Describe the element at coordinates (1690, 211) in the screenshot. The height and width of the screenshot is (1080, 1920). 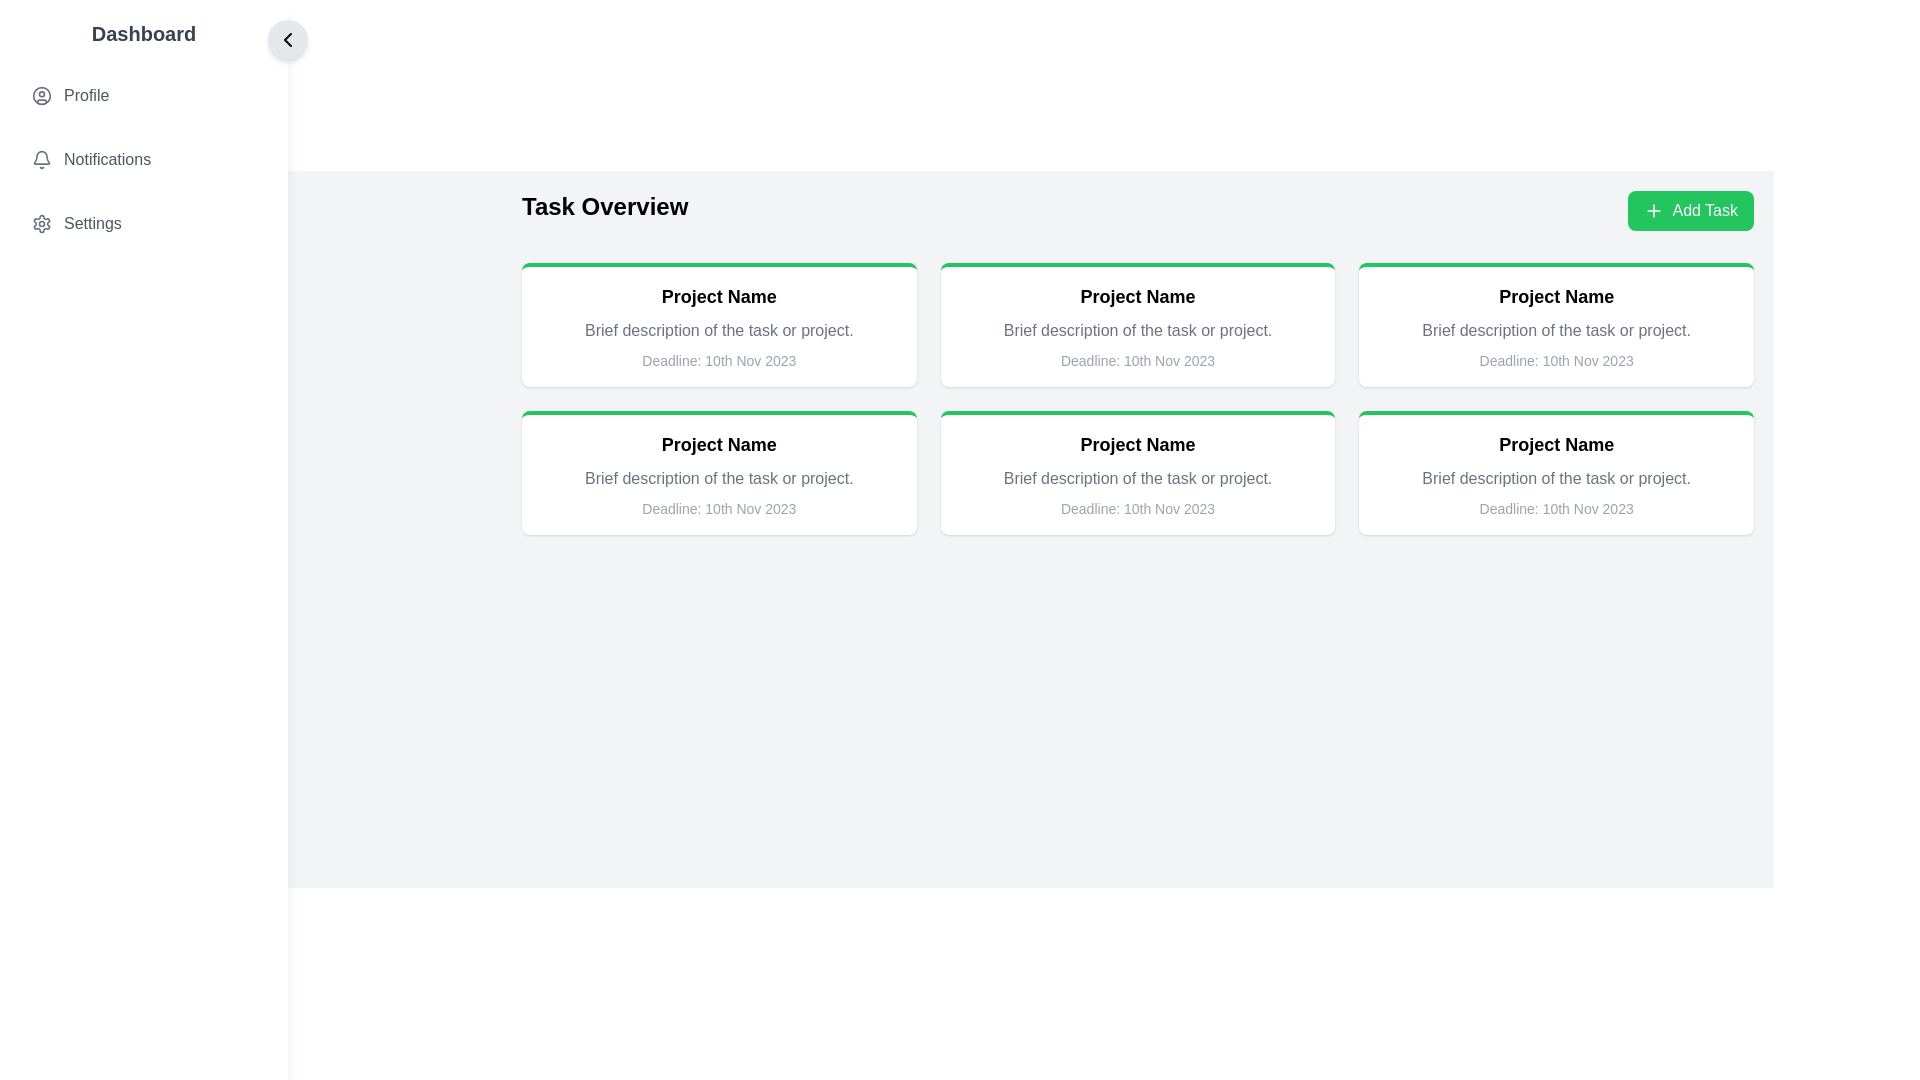
I see `the green rectangular 'Add Task' button with rounded corners located next to the 'Task Overview' title` at that location.